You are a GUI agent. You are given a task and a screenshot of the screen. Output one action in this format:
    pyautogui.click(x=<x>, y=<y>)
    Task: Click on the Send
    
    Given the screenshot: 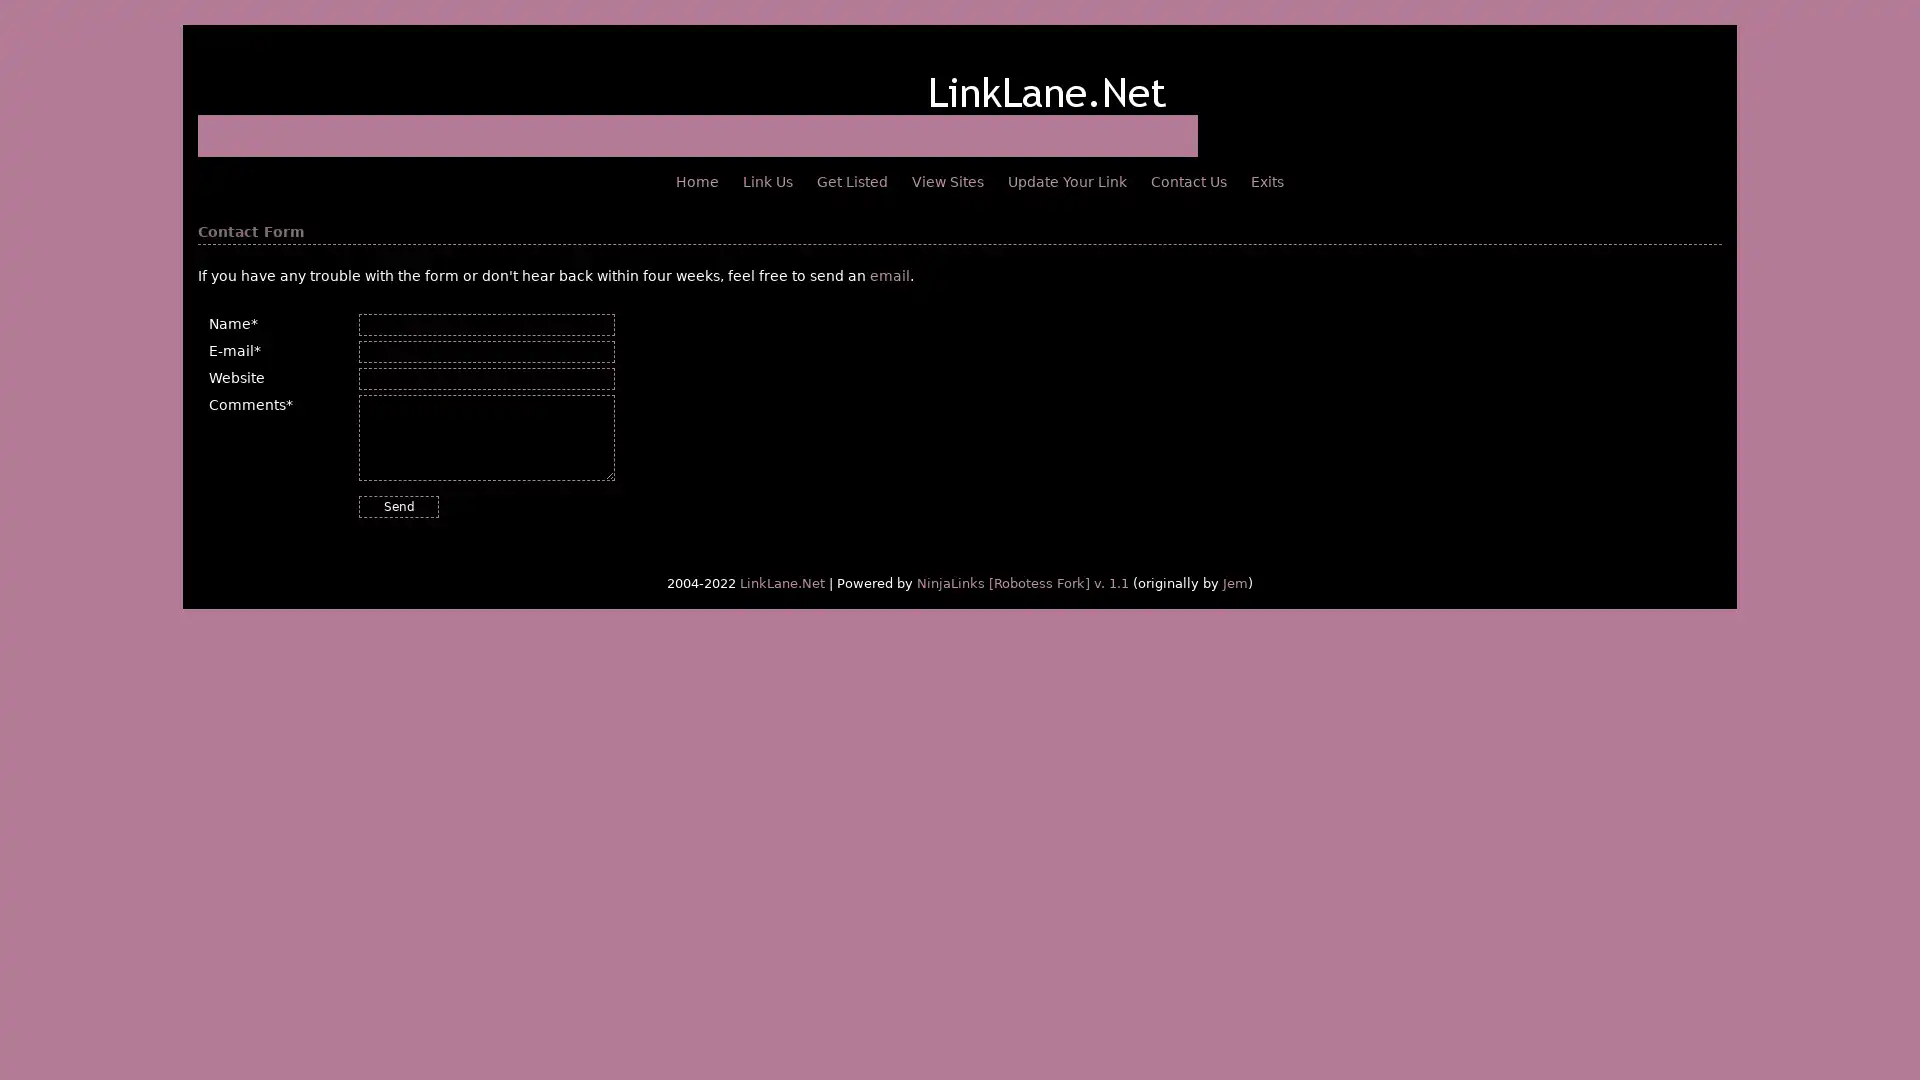 What is the action you would take?
    pyautogui.click(x=398, y=505)
    